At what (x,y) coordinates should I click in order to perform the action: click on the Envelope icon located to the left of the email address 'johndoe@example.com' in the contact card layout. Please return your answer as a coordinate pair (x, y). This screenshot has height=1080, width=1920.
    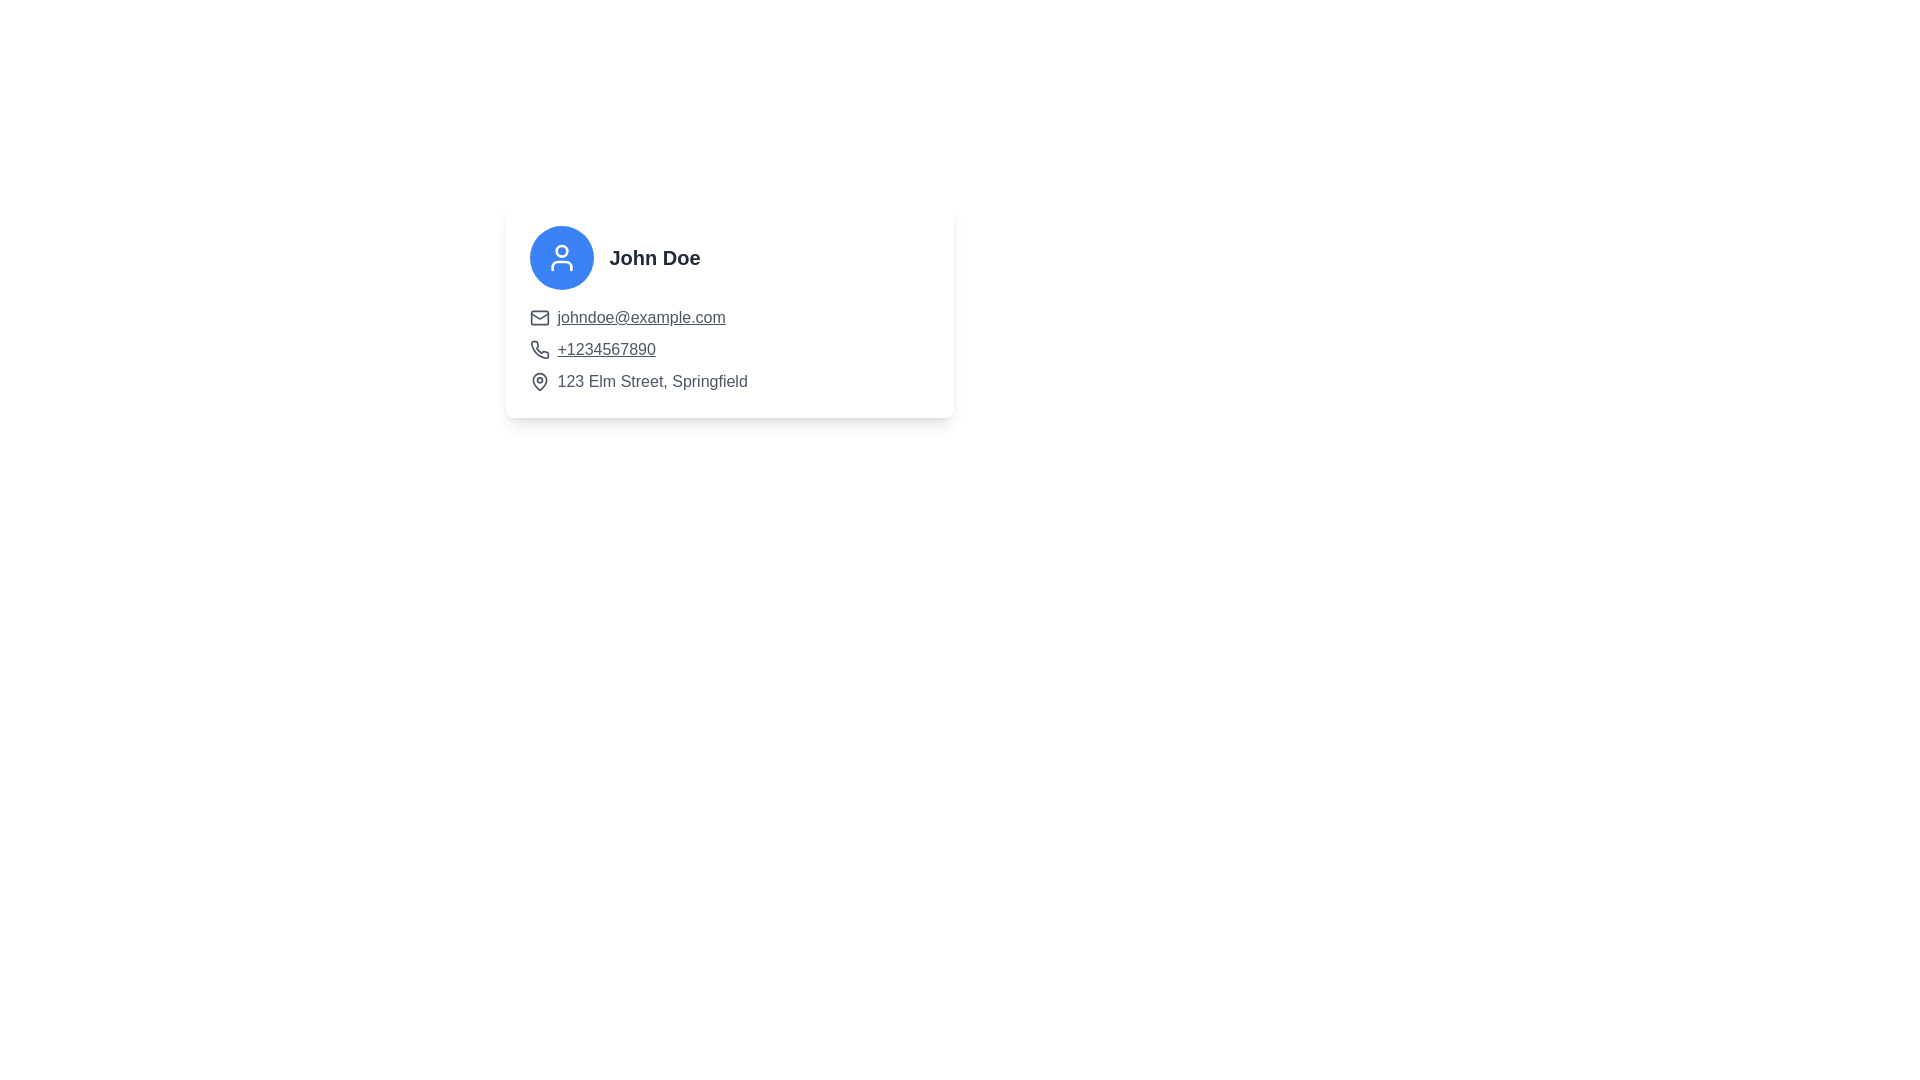
    Looking at the image, I should click on (539, 316).